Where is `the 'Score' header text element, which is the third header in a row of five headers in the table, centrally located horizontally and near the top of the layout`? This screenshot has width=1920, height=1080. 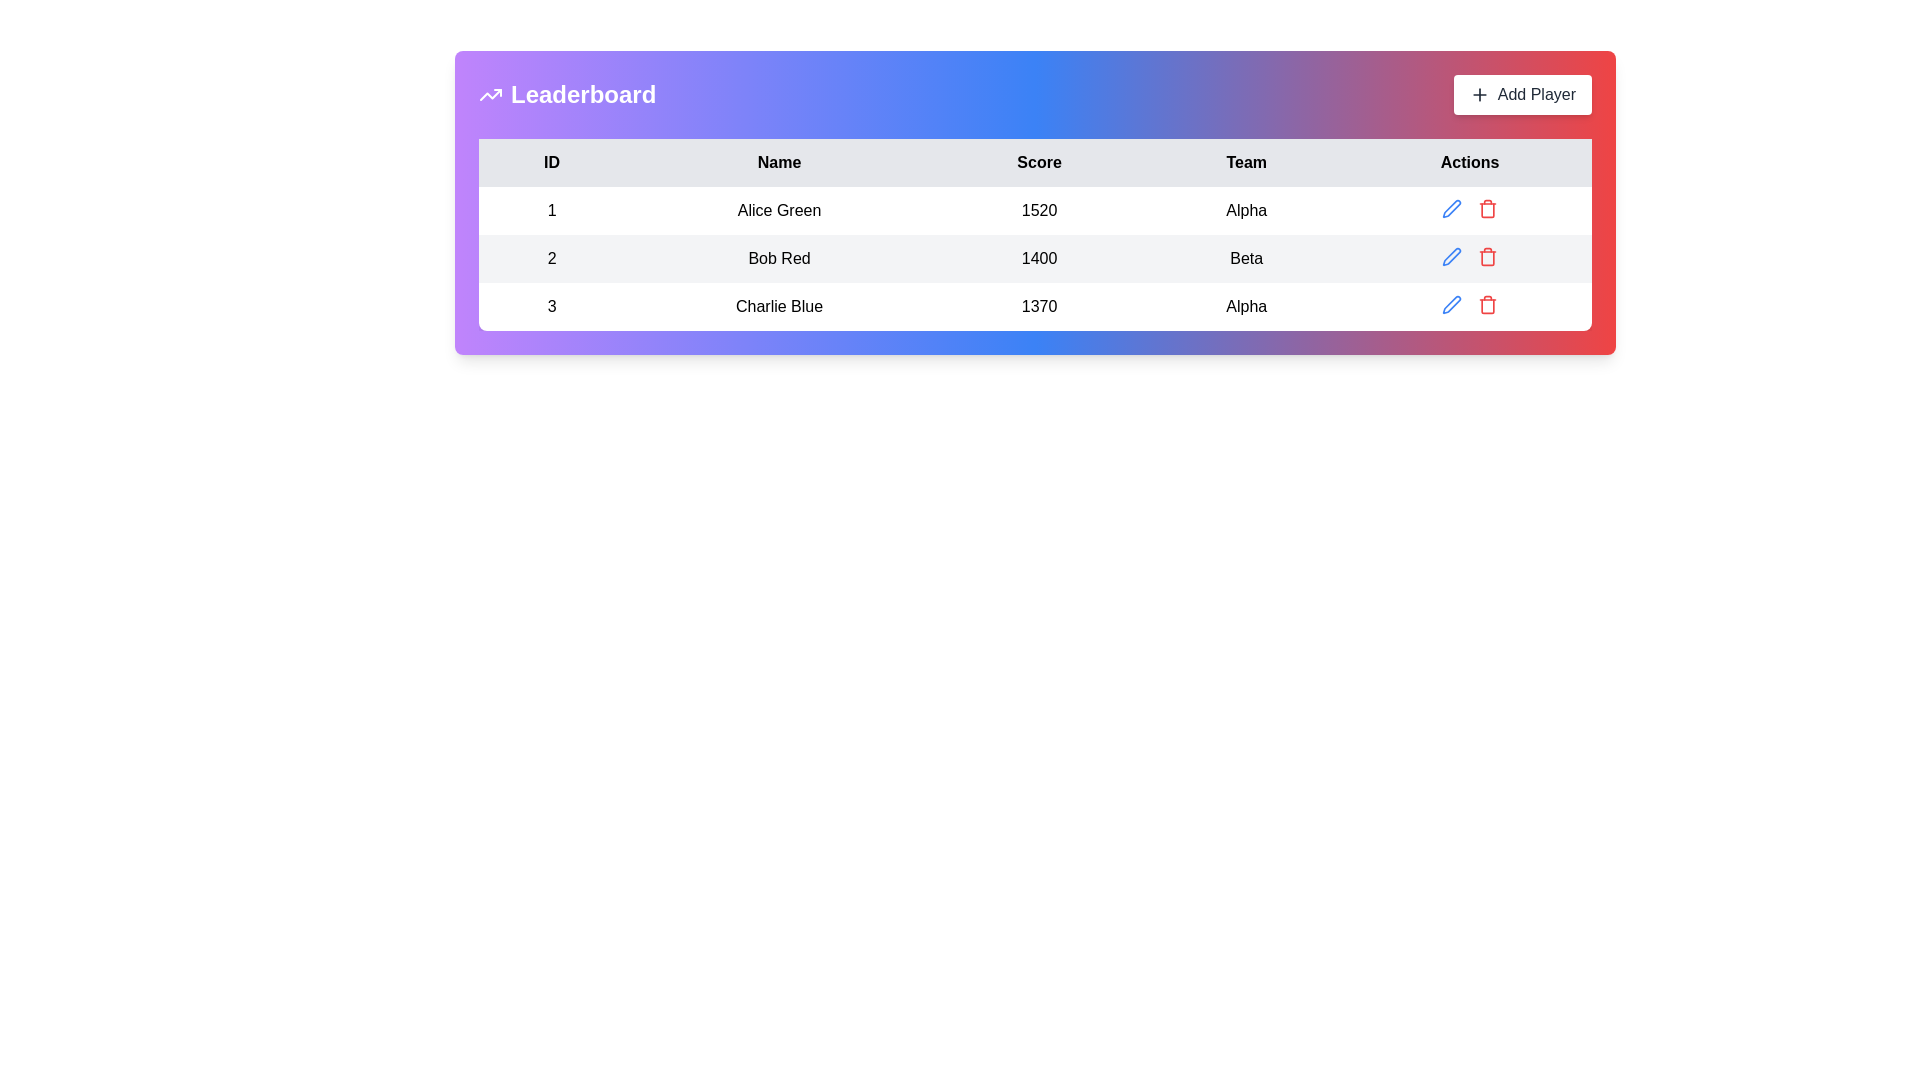 the 'Score' header text element, which is the third header in a row of five headers in the table, centrally located horizontally and near the top of the layout is located at coordinates (1039, 161).